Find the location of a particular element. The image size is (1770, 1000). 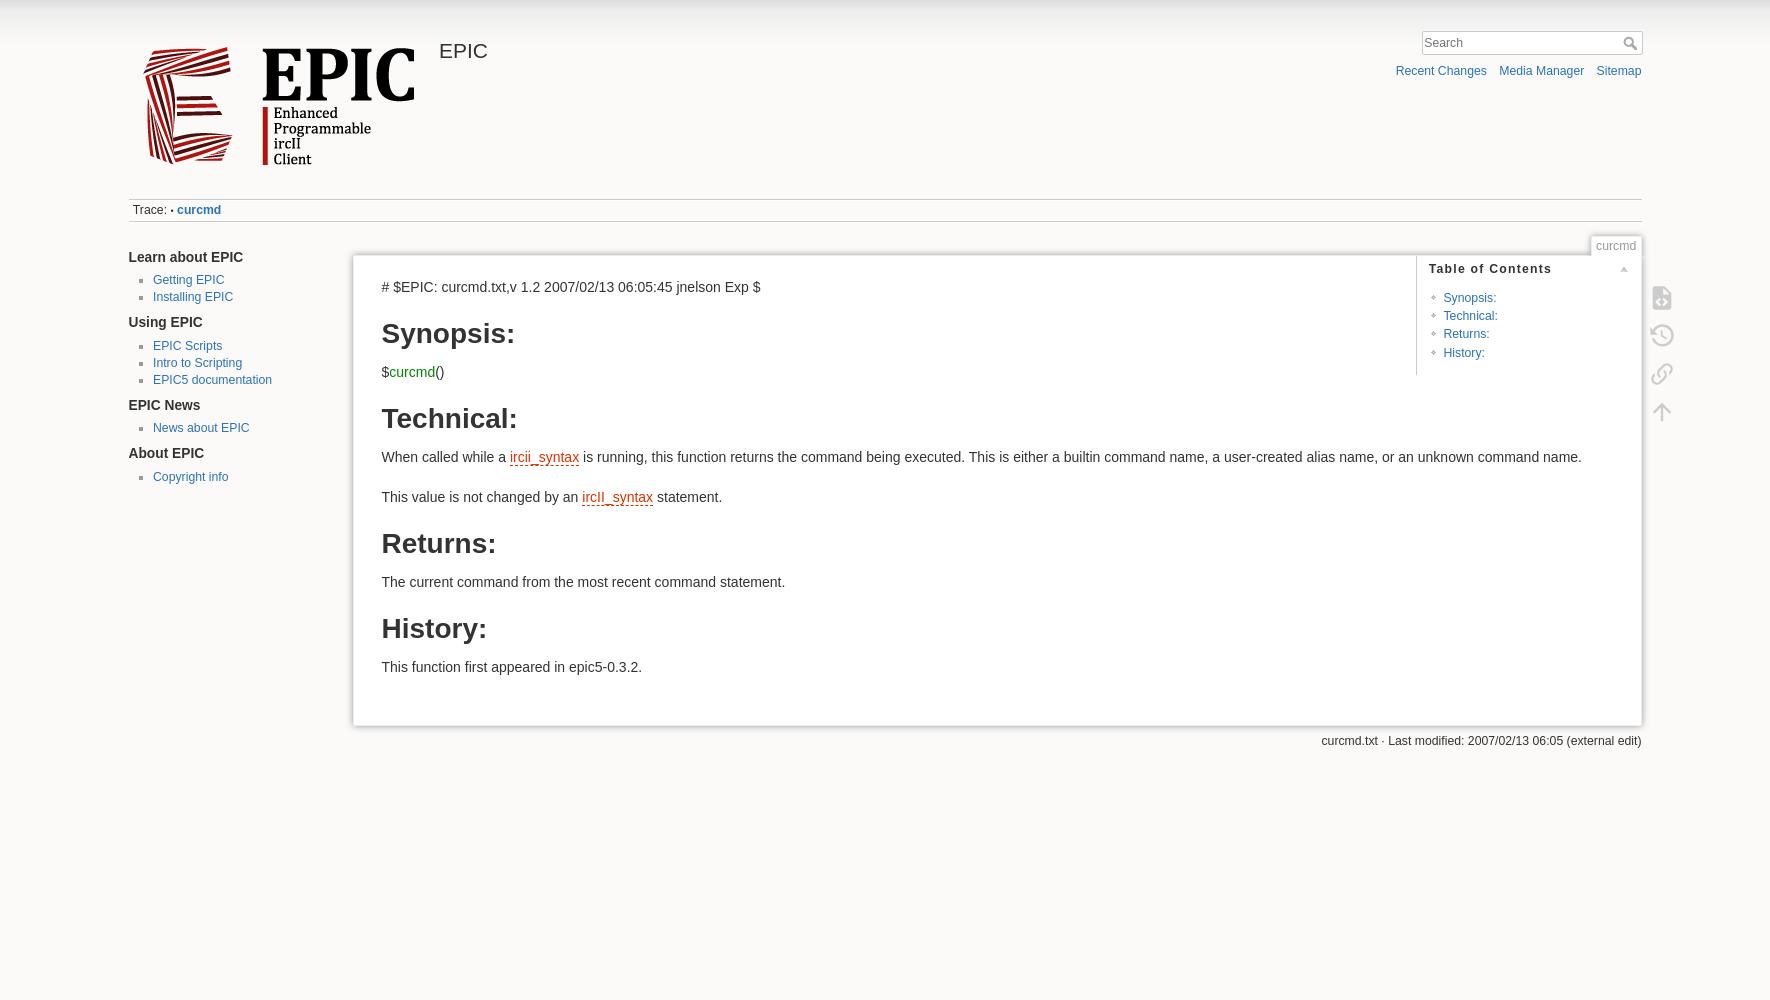

'· Last modified: 2007/02/13 06:05 (external edit)' is located at coordinates (1507, 740).